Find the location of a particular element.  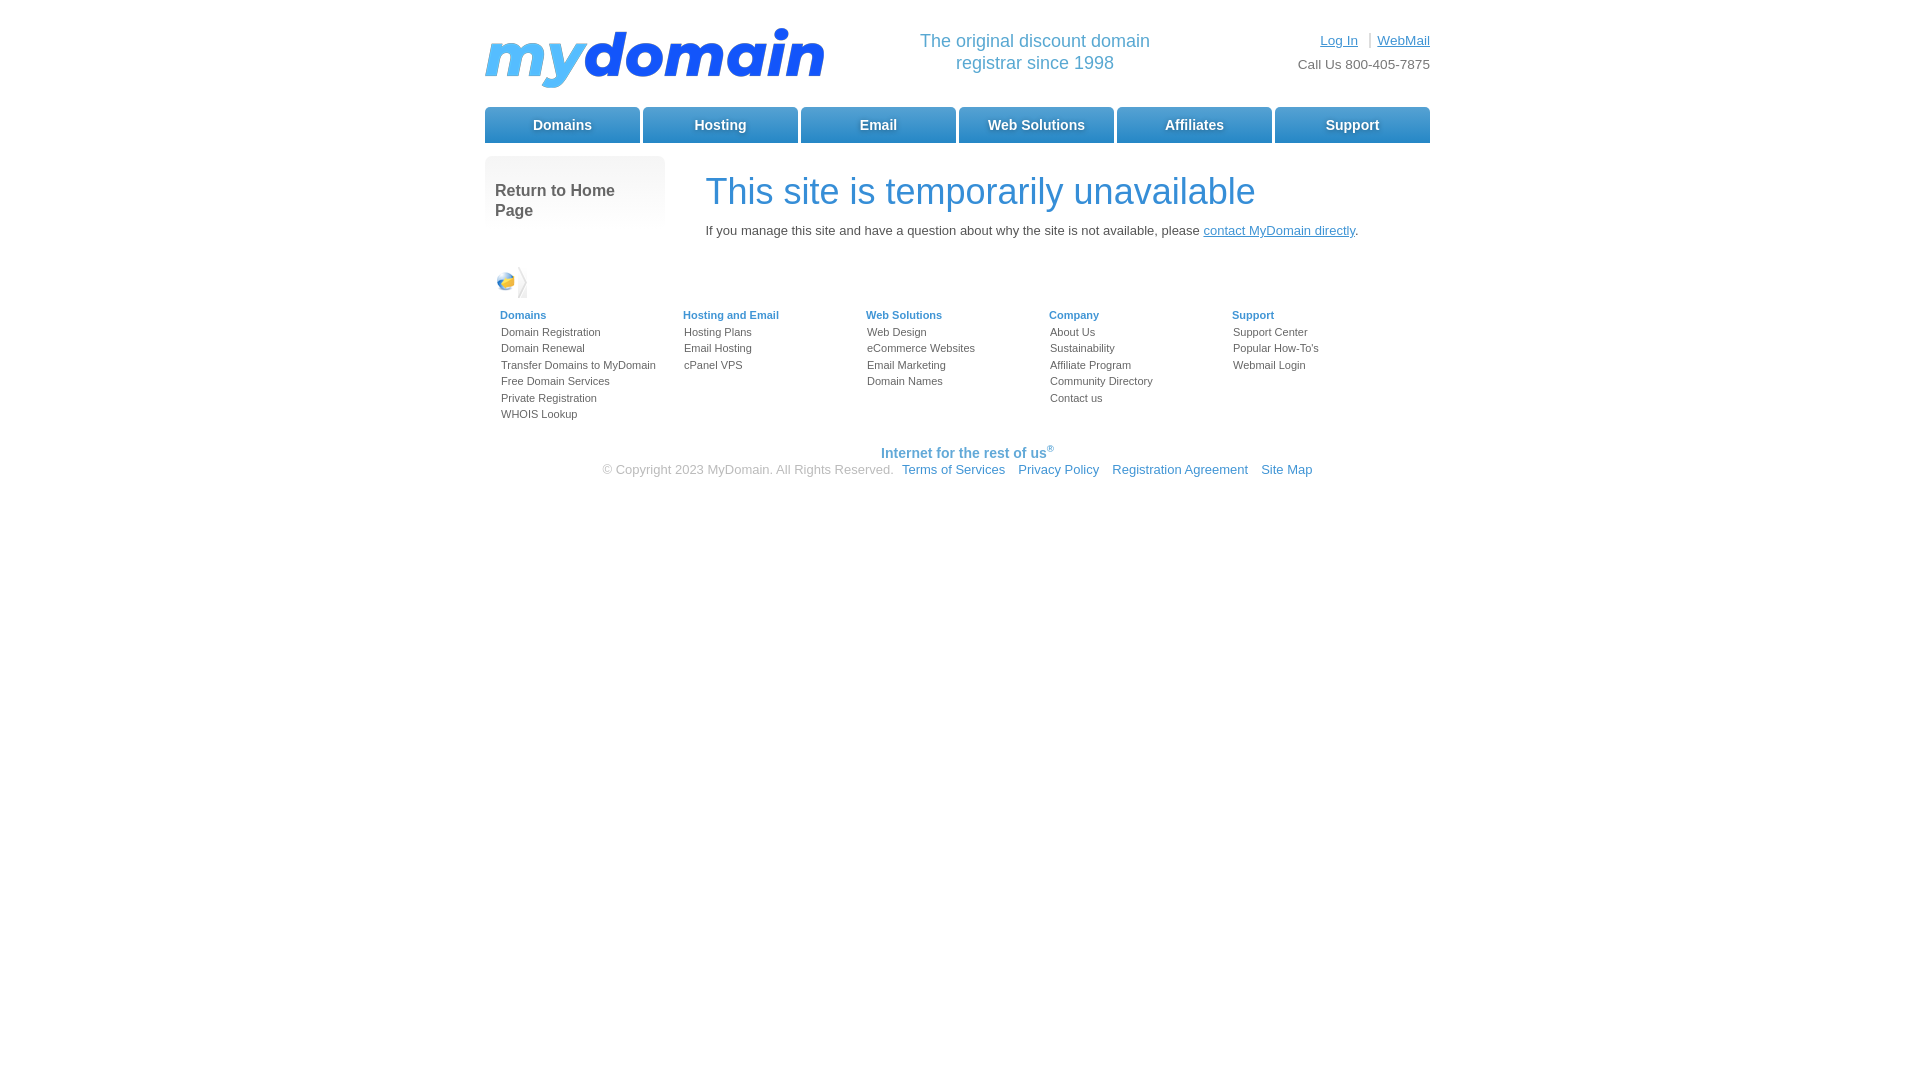

'Return to Home Page' is located at coordinates (574, 200).